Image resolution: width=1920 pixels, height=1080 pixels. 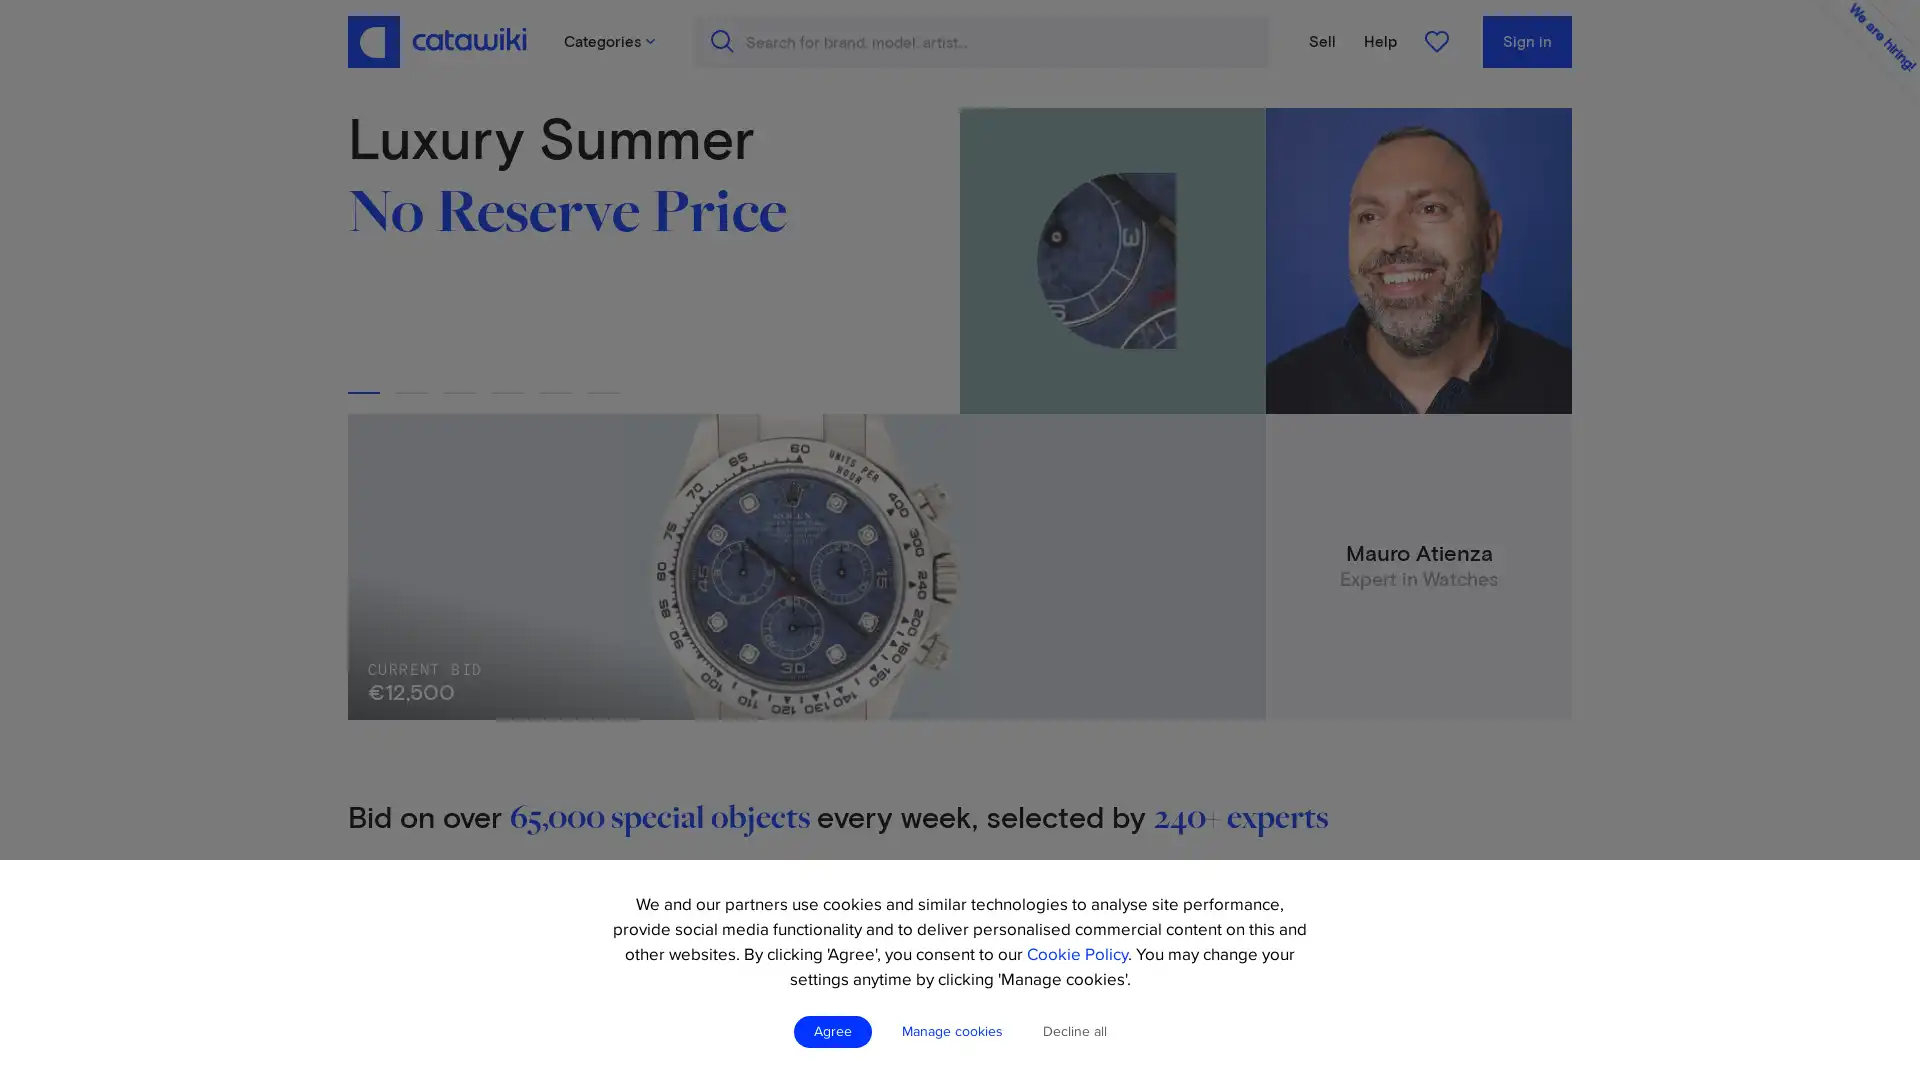 What do you see at coordinates (1635, 950) in the screenshot?
I see `Create account` at bounding box center [1635, 950].